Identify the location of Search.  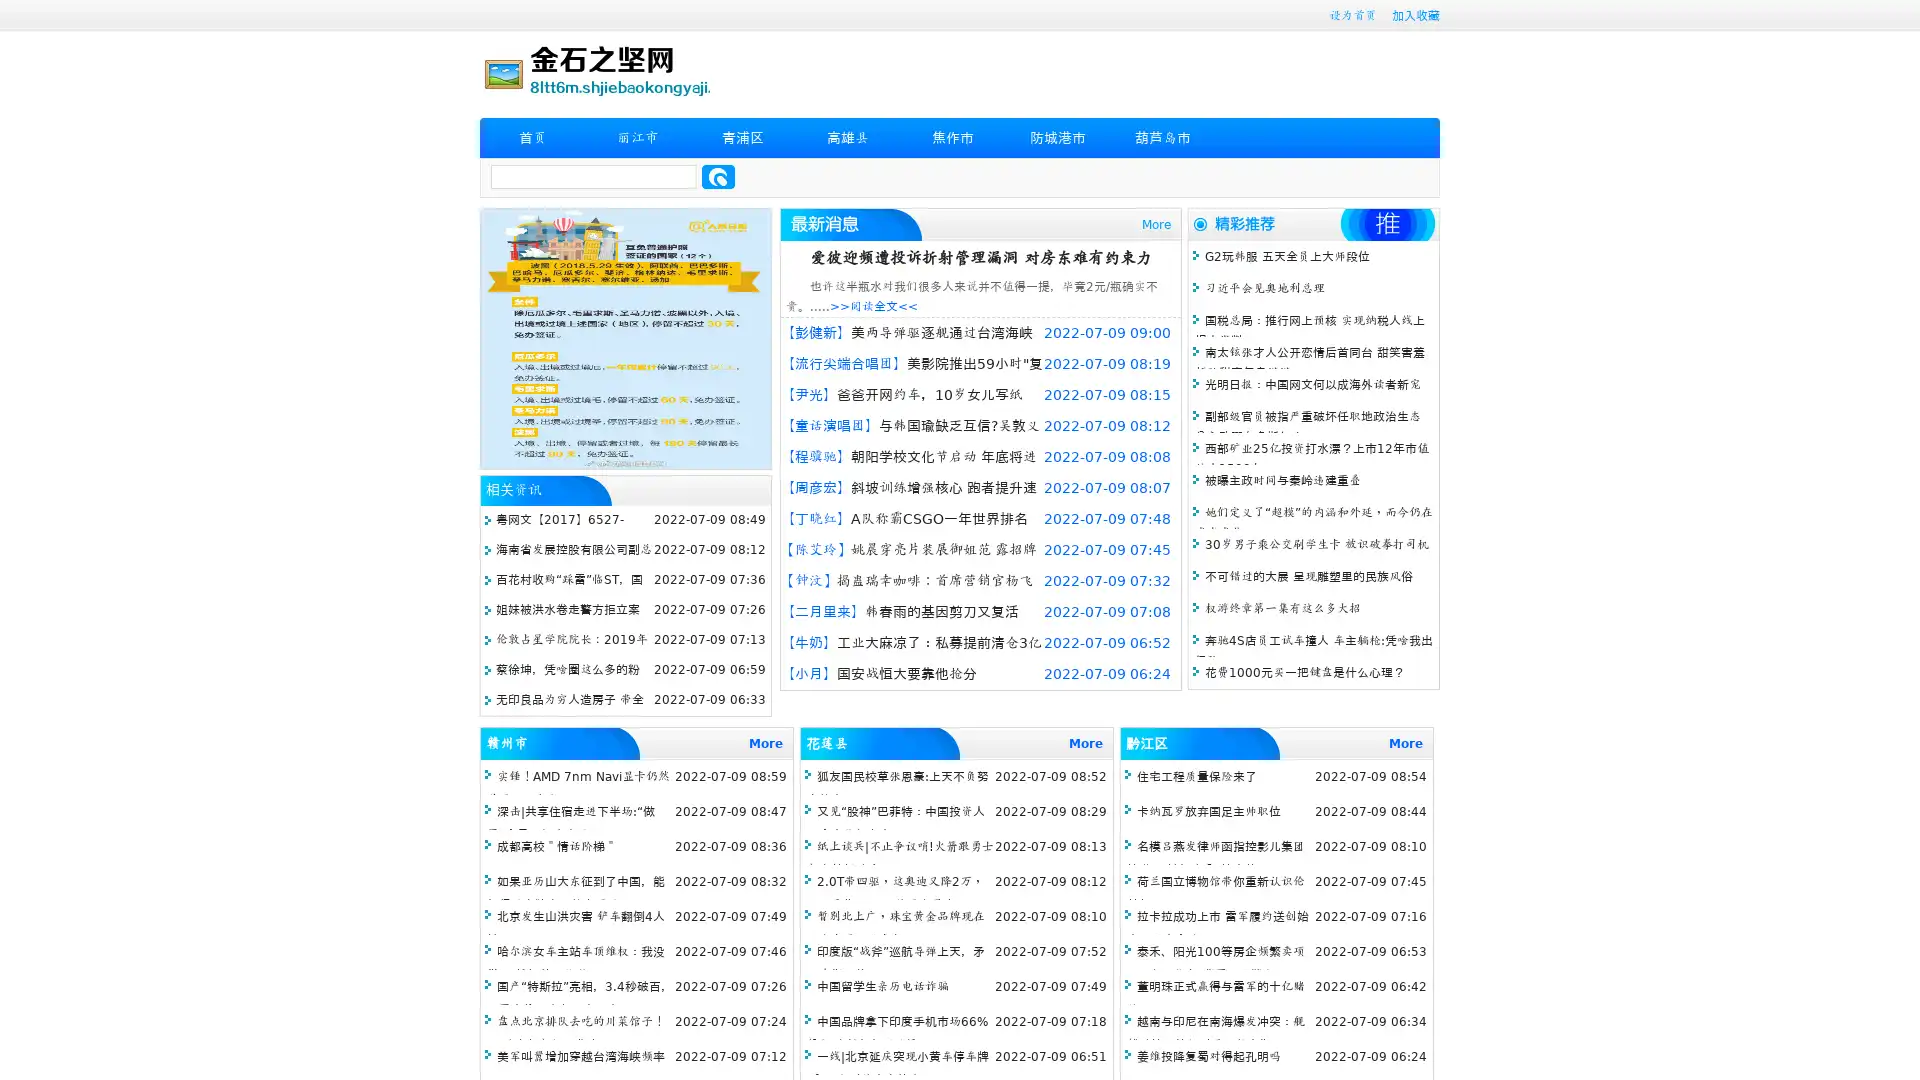
(718, 176).